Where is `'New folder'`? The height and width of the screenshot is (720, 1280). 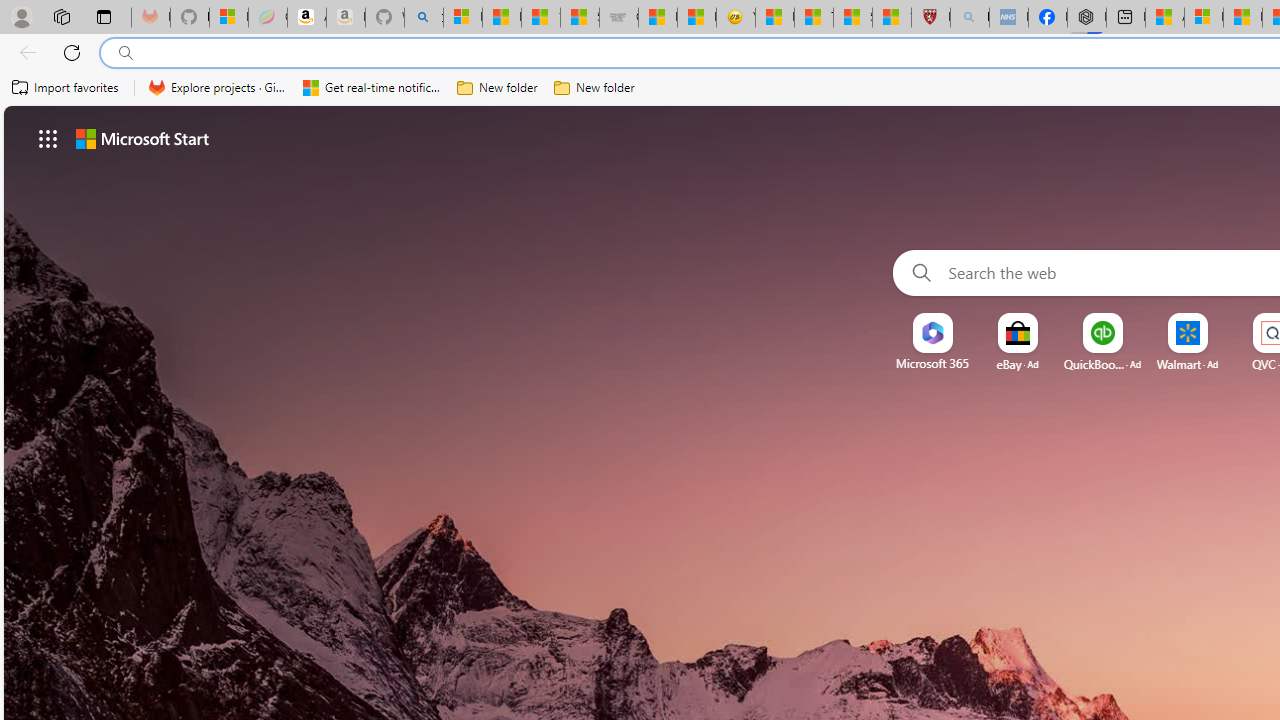
'New folder' is located at coordinates (593, 87).